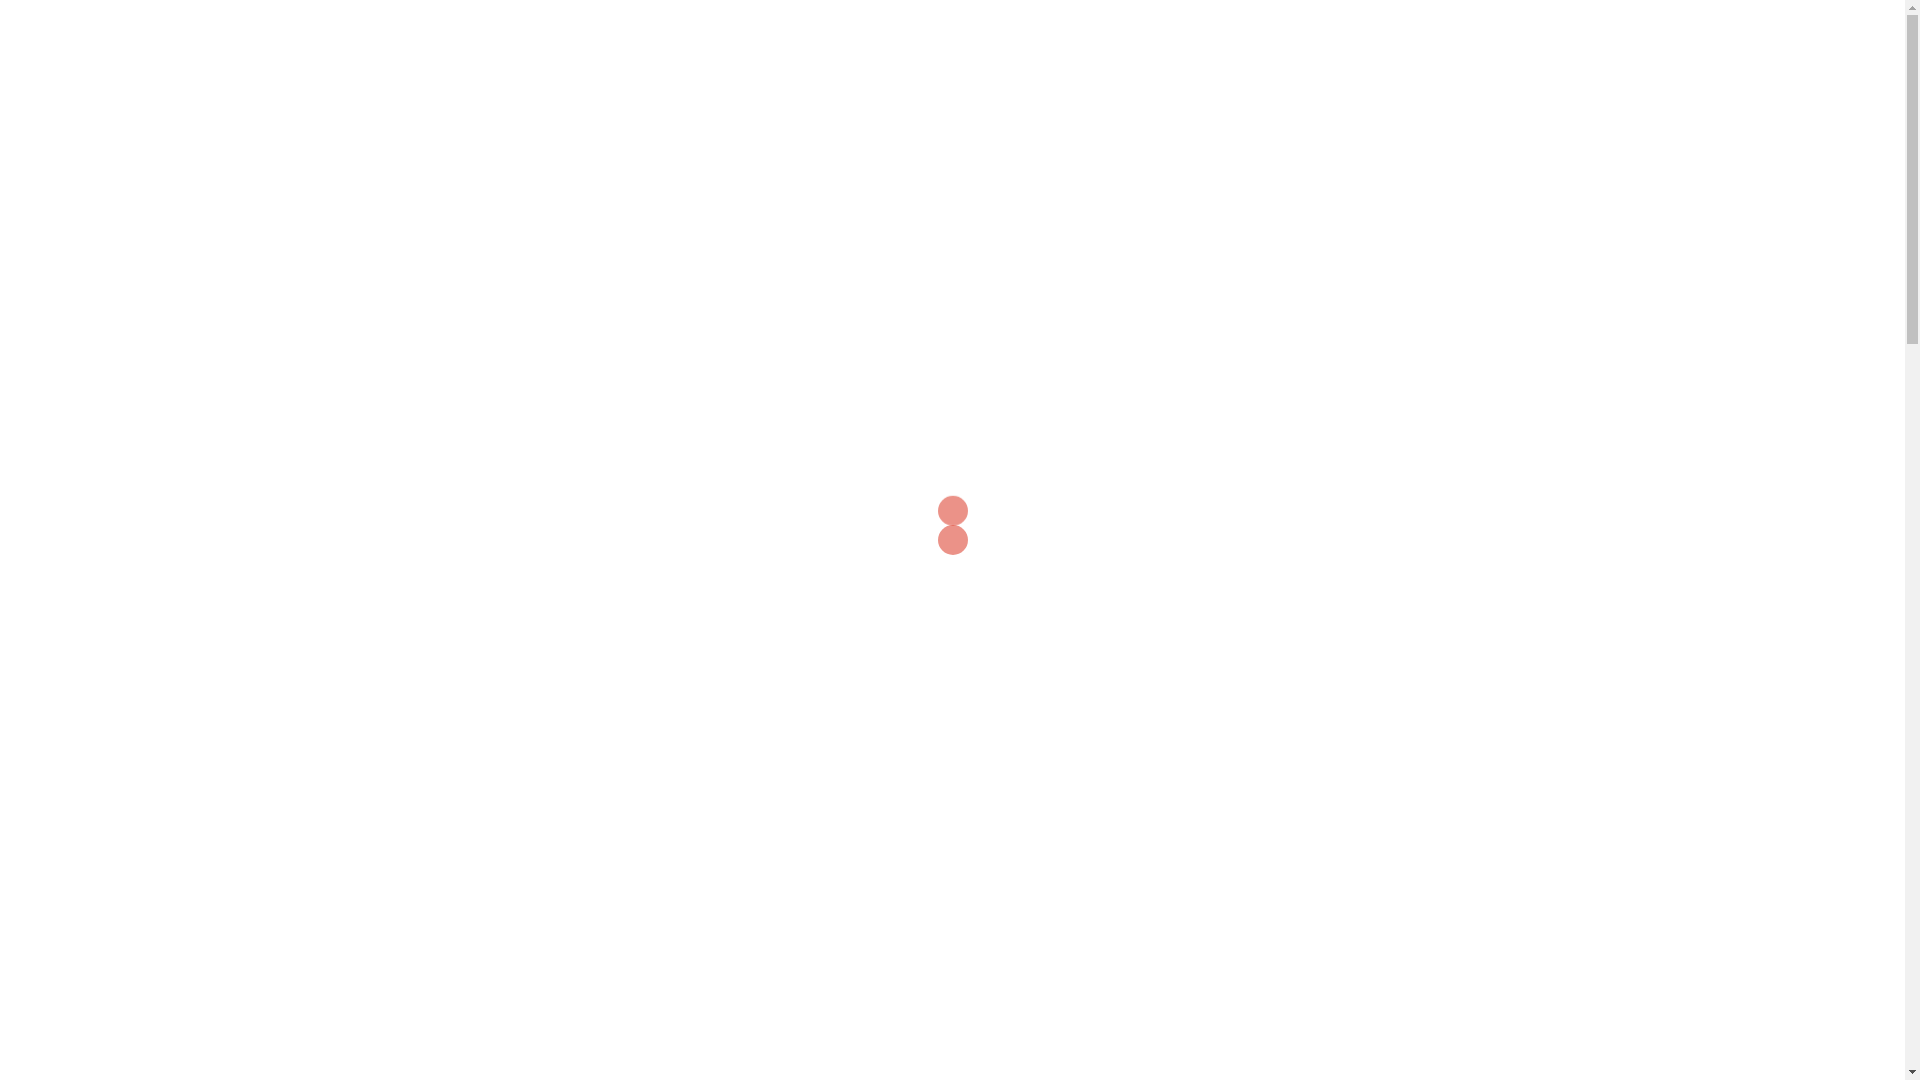  I want to click on 'Skip to content', so click(0, 0).